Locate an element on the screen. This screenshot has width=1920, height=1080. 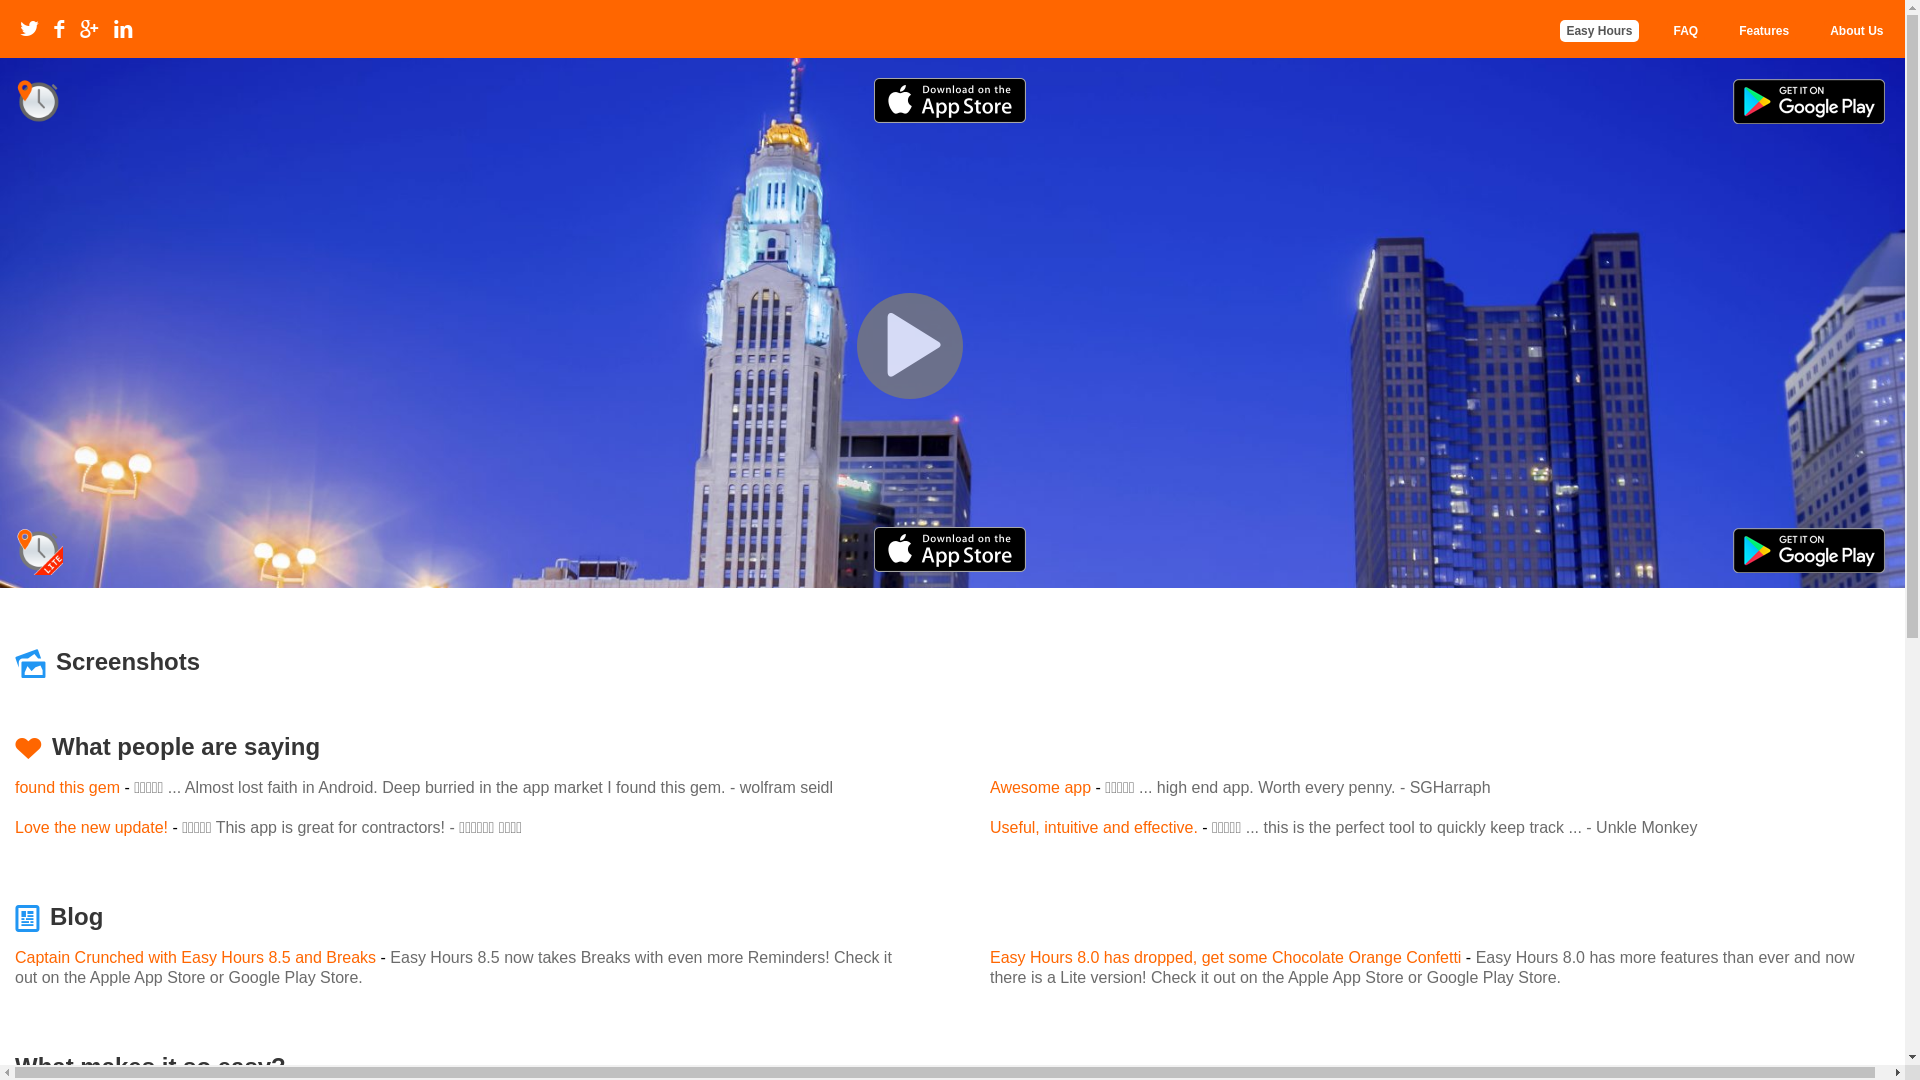
'found this gem' is located at coordinates (67, 786).